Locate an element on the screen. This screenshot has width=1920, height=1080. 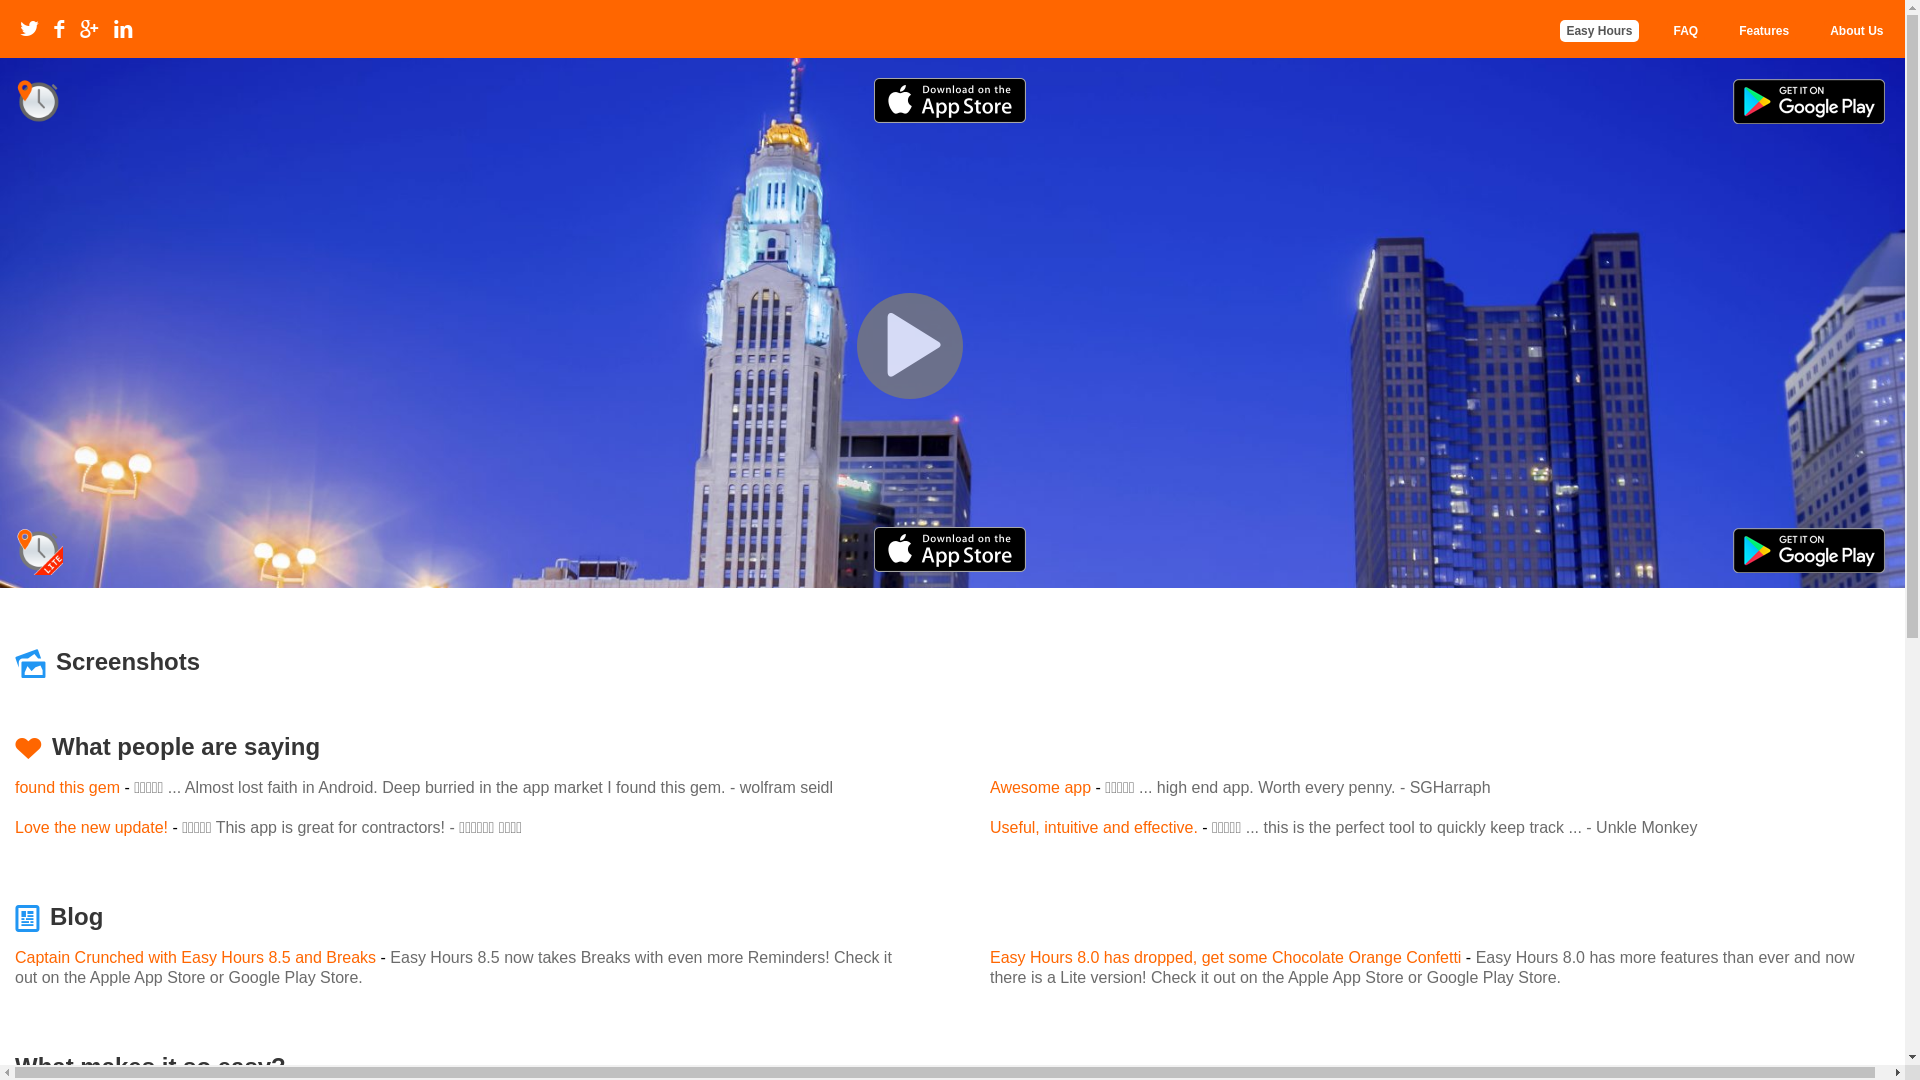
'found this gem' is located at coordinates (67, 786).